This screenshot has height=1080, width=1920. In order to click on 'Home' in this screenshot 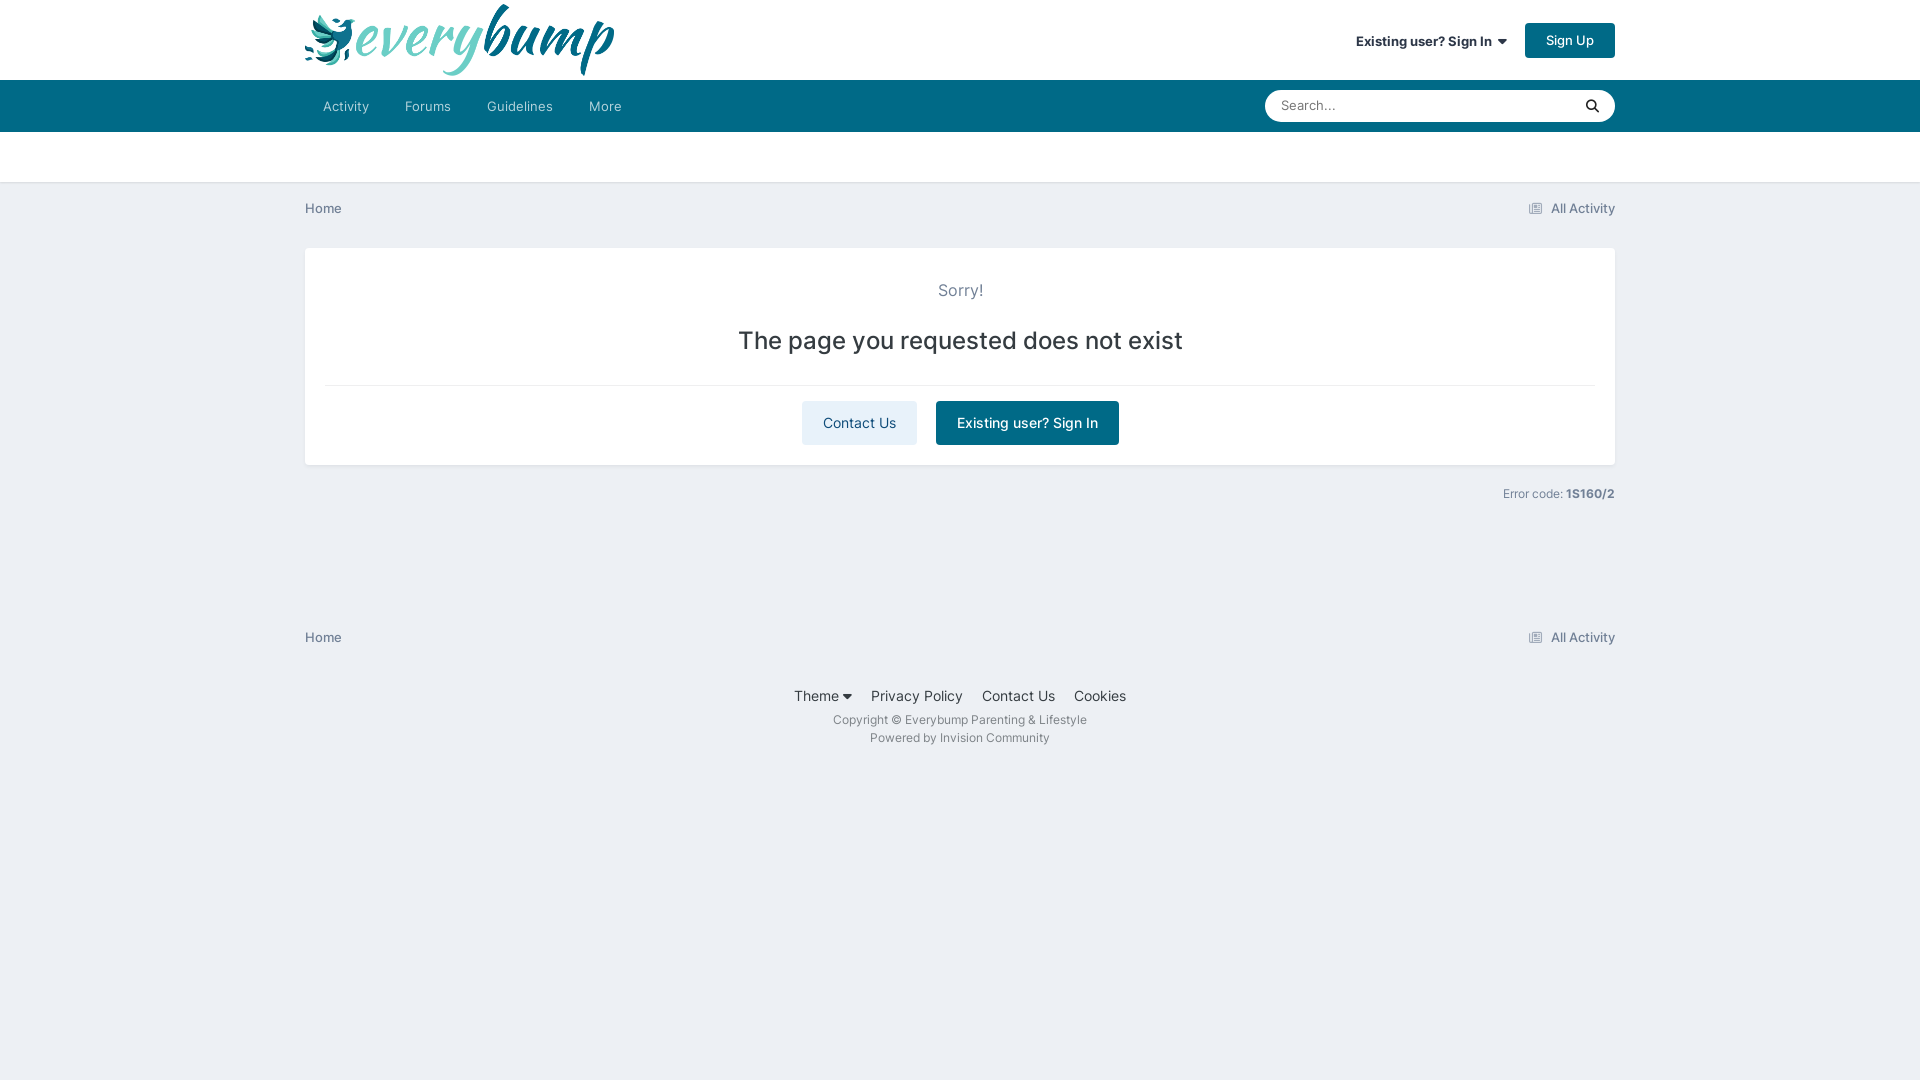, I will do `click(323, 208)`.